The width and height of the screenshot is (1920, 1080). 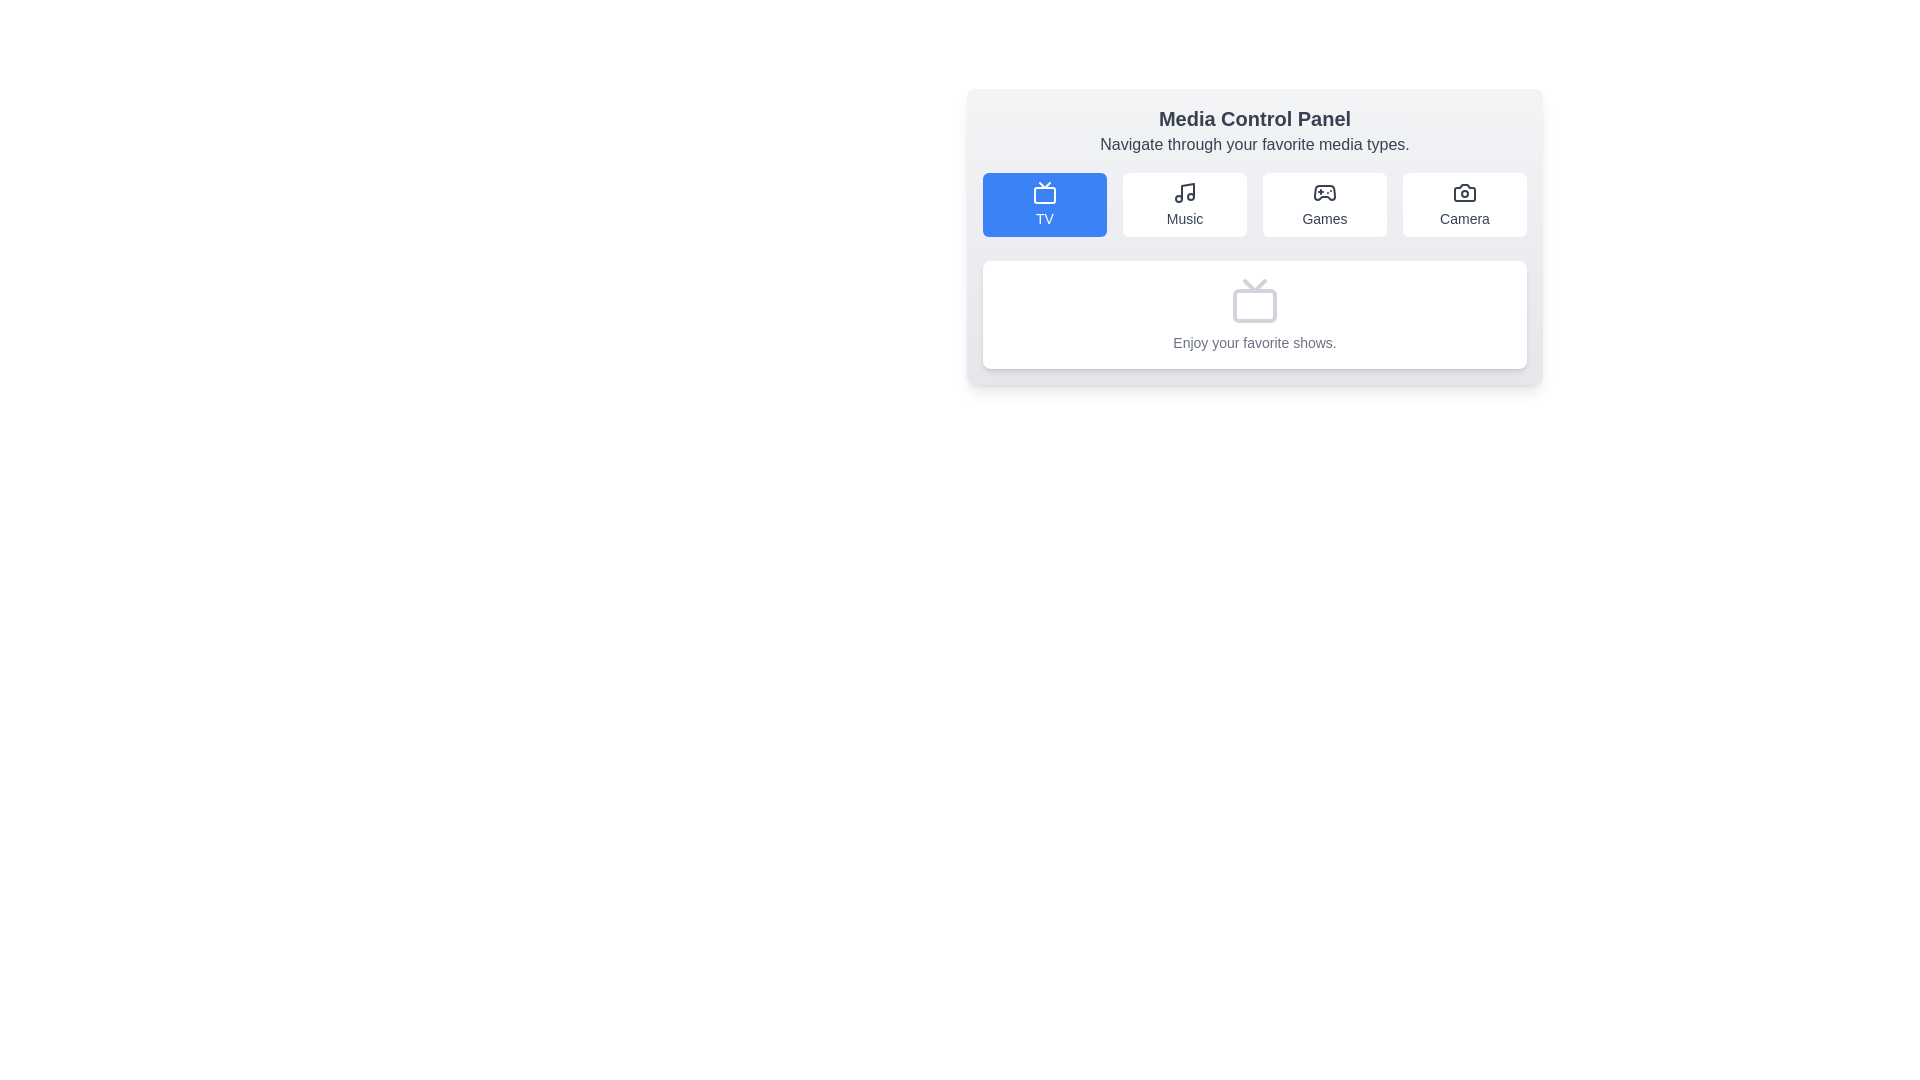 I want to click on the 'Music' text label located in the second button of a horizontal list of four buttons, positioned beneath a musical note icon, so click(x=1185, y=219).